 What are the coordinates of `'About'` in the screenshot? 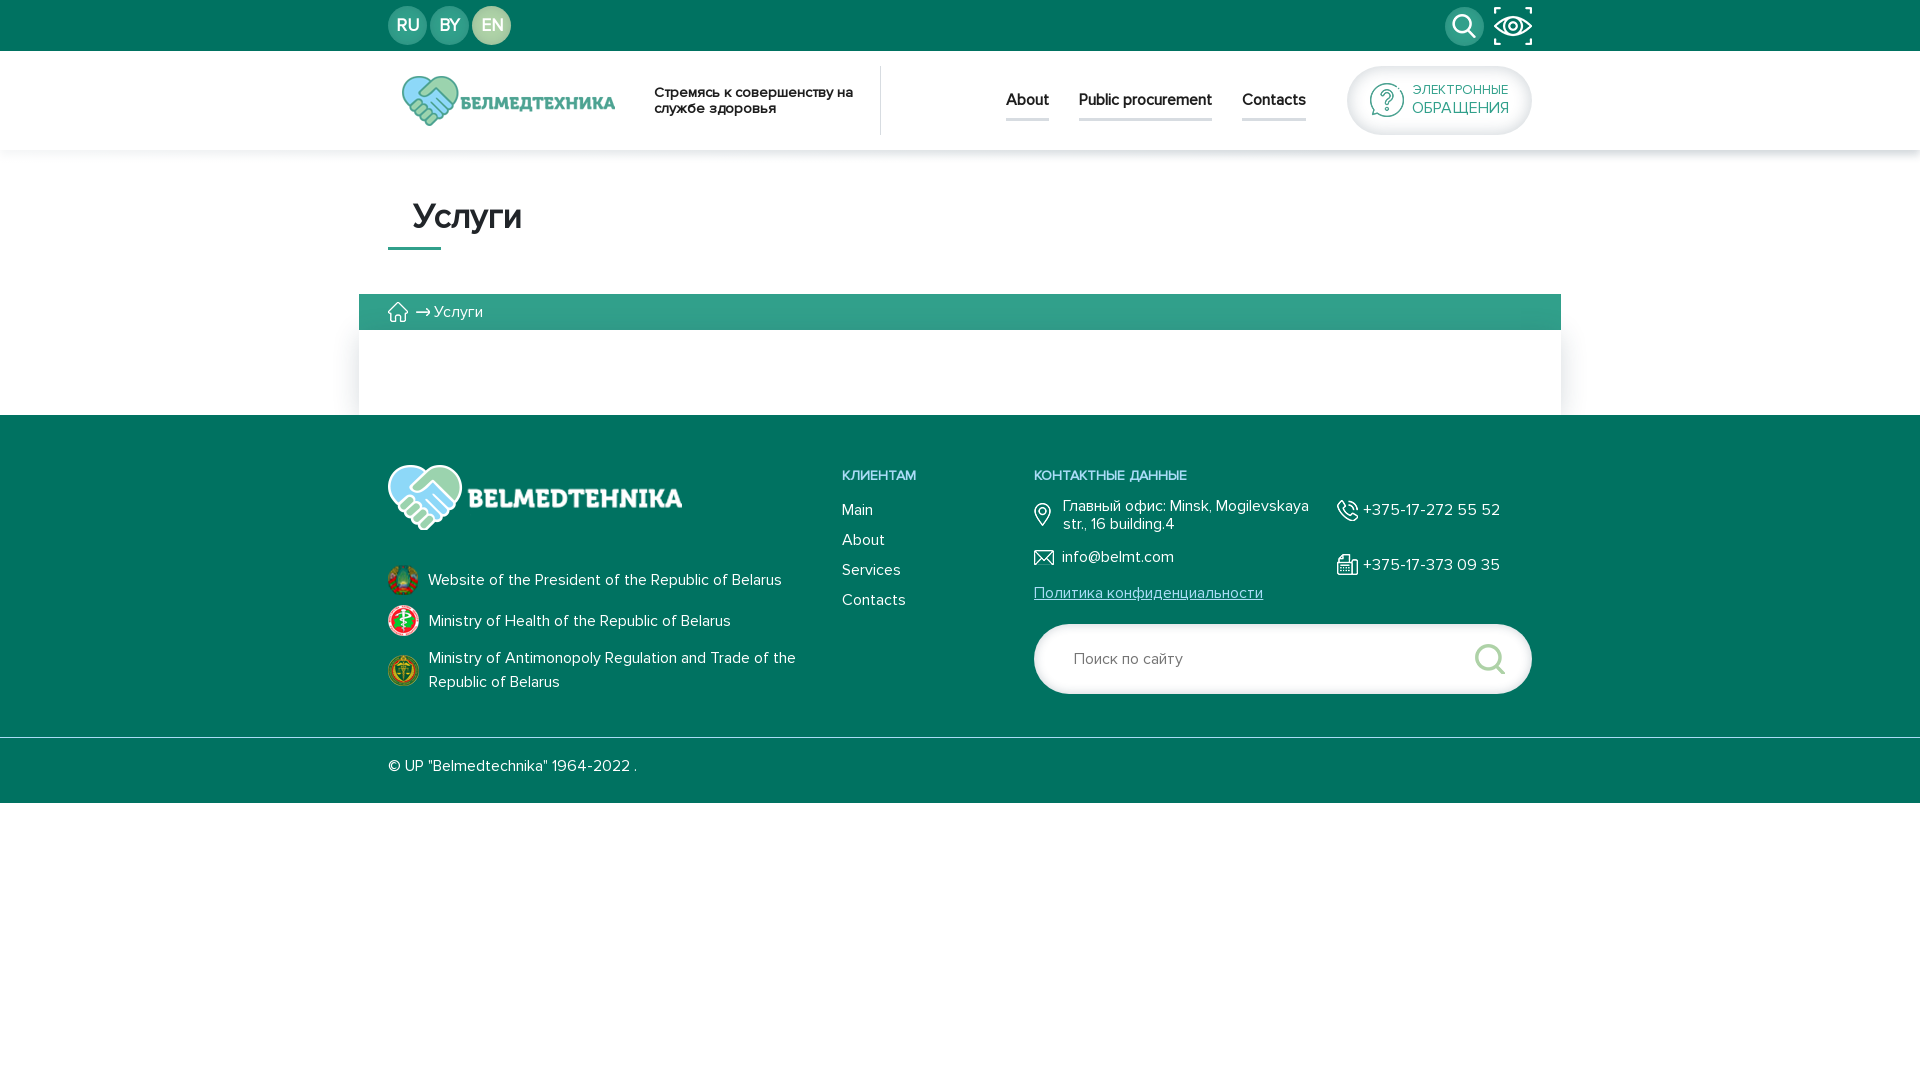 It's located at (936, 540).